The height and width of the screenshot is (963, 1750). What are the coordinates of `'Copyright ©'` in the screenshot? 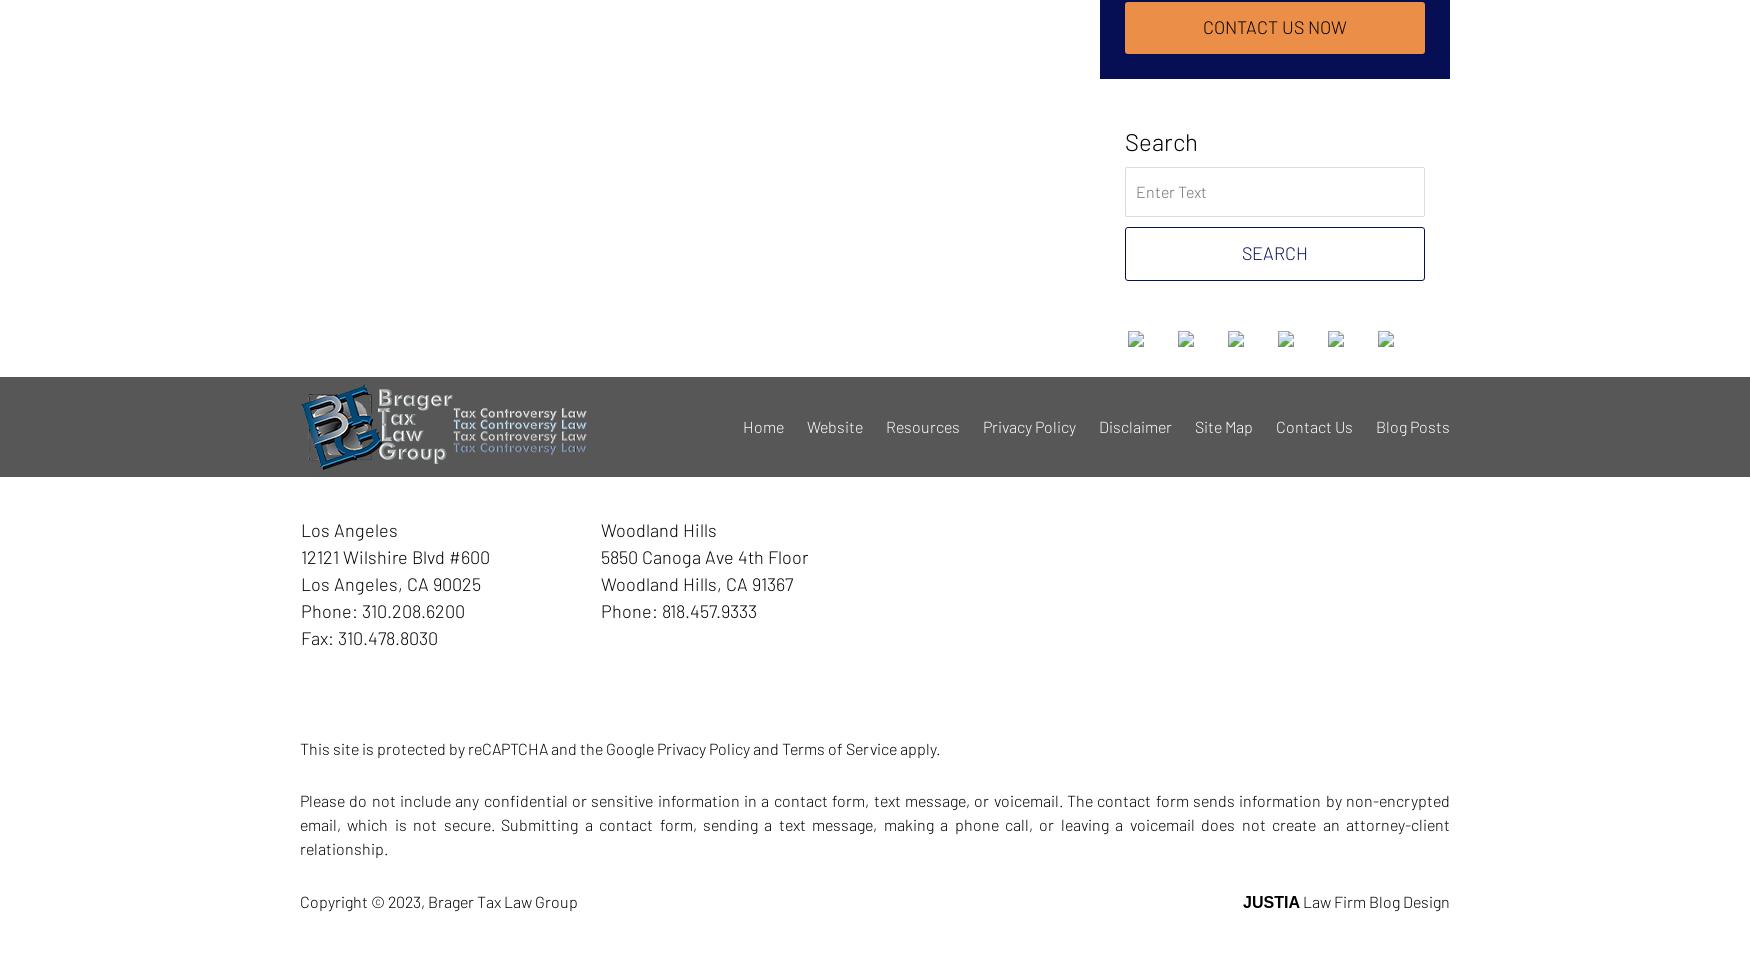 It's located at (342, 900).